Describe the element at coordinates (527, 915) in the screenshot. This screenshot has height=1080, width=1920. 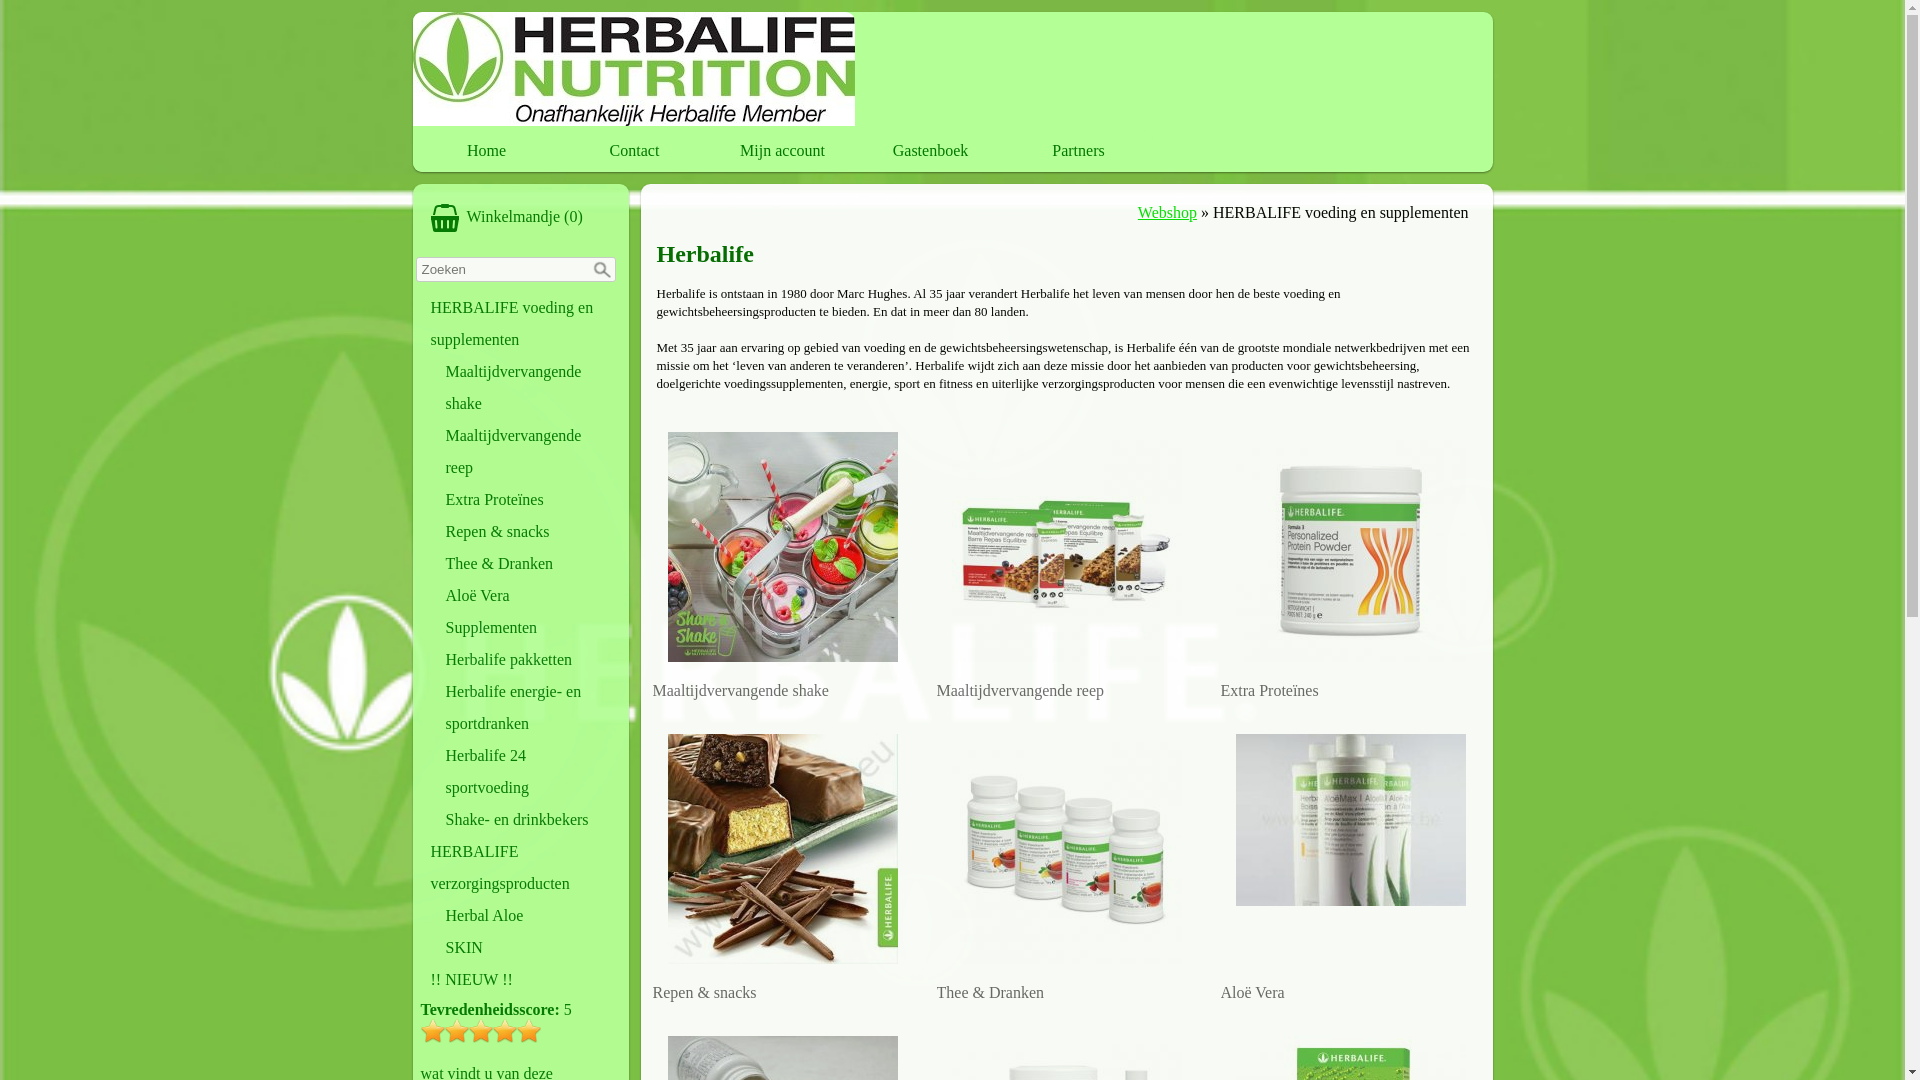
I see `'Herbal Aloe'` at that location.